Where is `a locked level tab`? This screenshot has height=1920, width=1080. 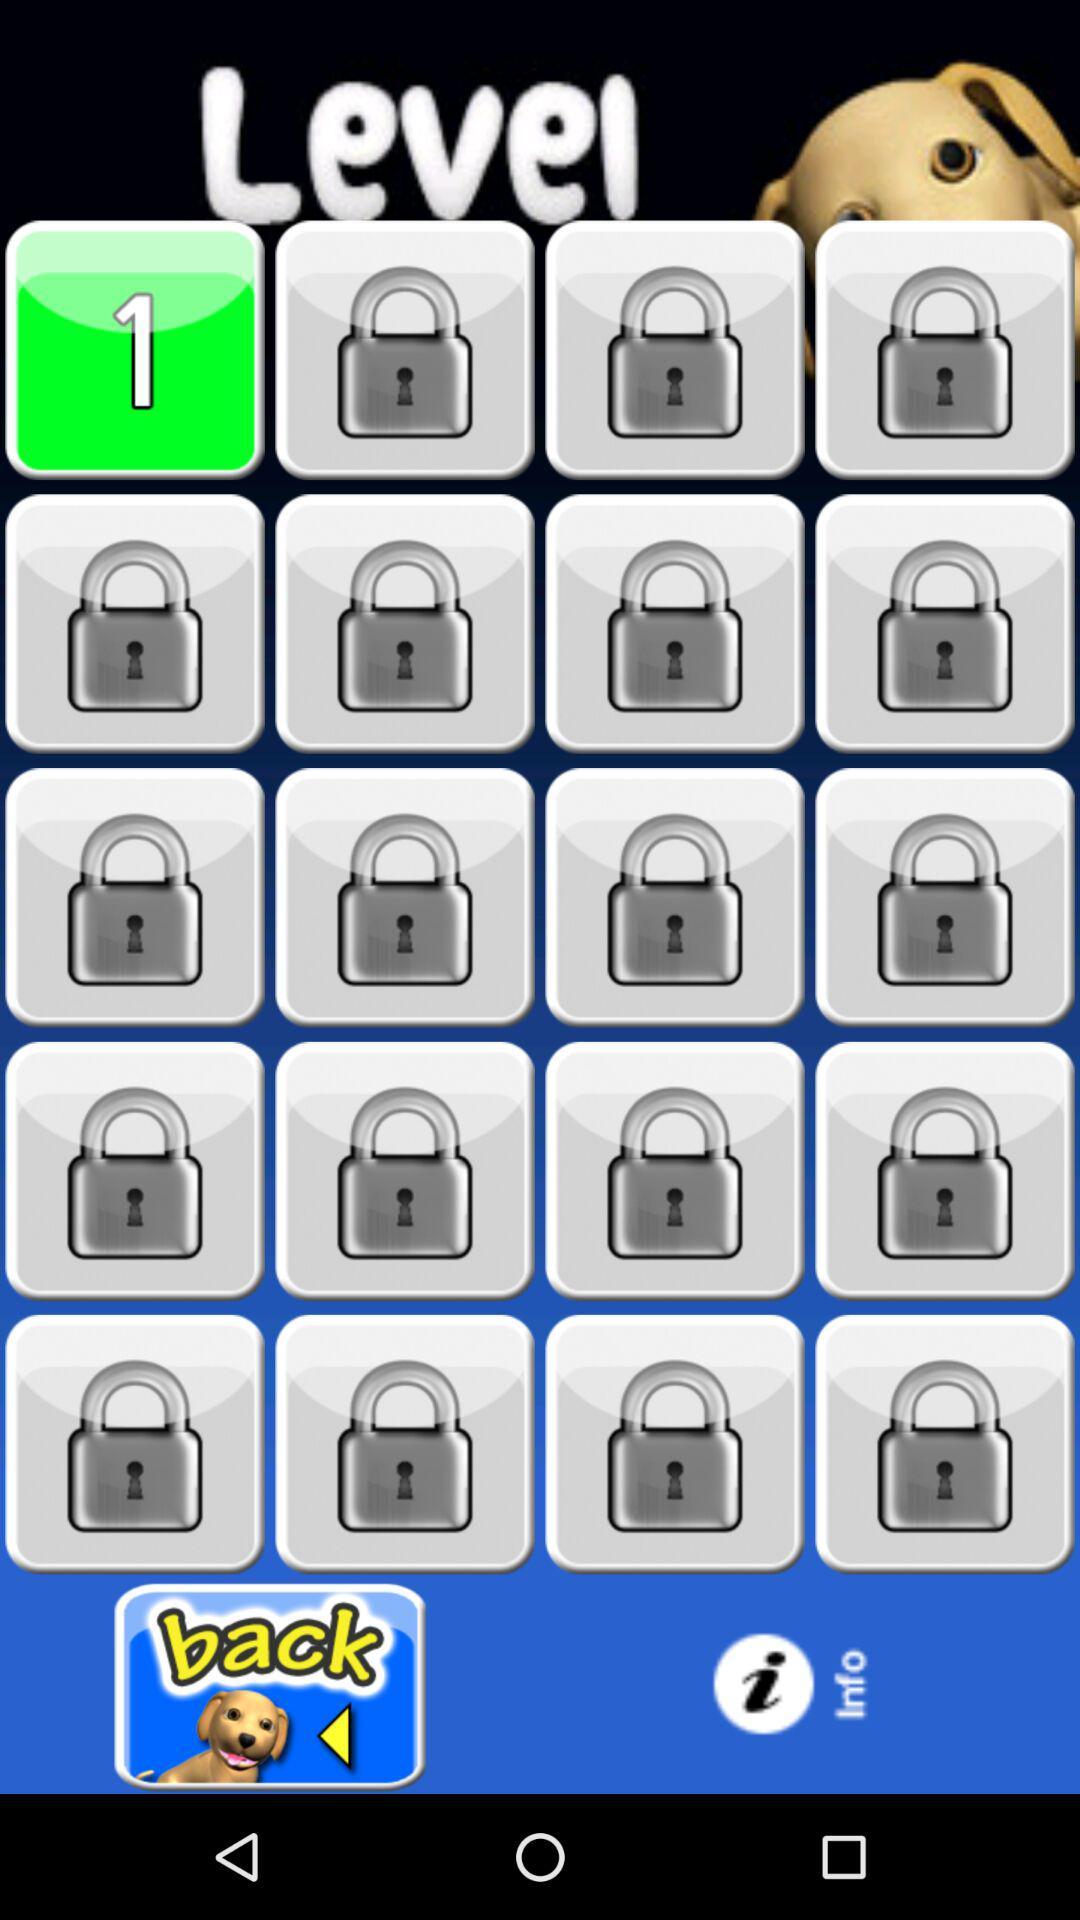
a locked level tab is located at coordinates (405, 1444).